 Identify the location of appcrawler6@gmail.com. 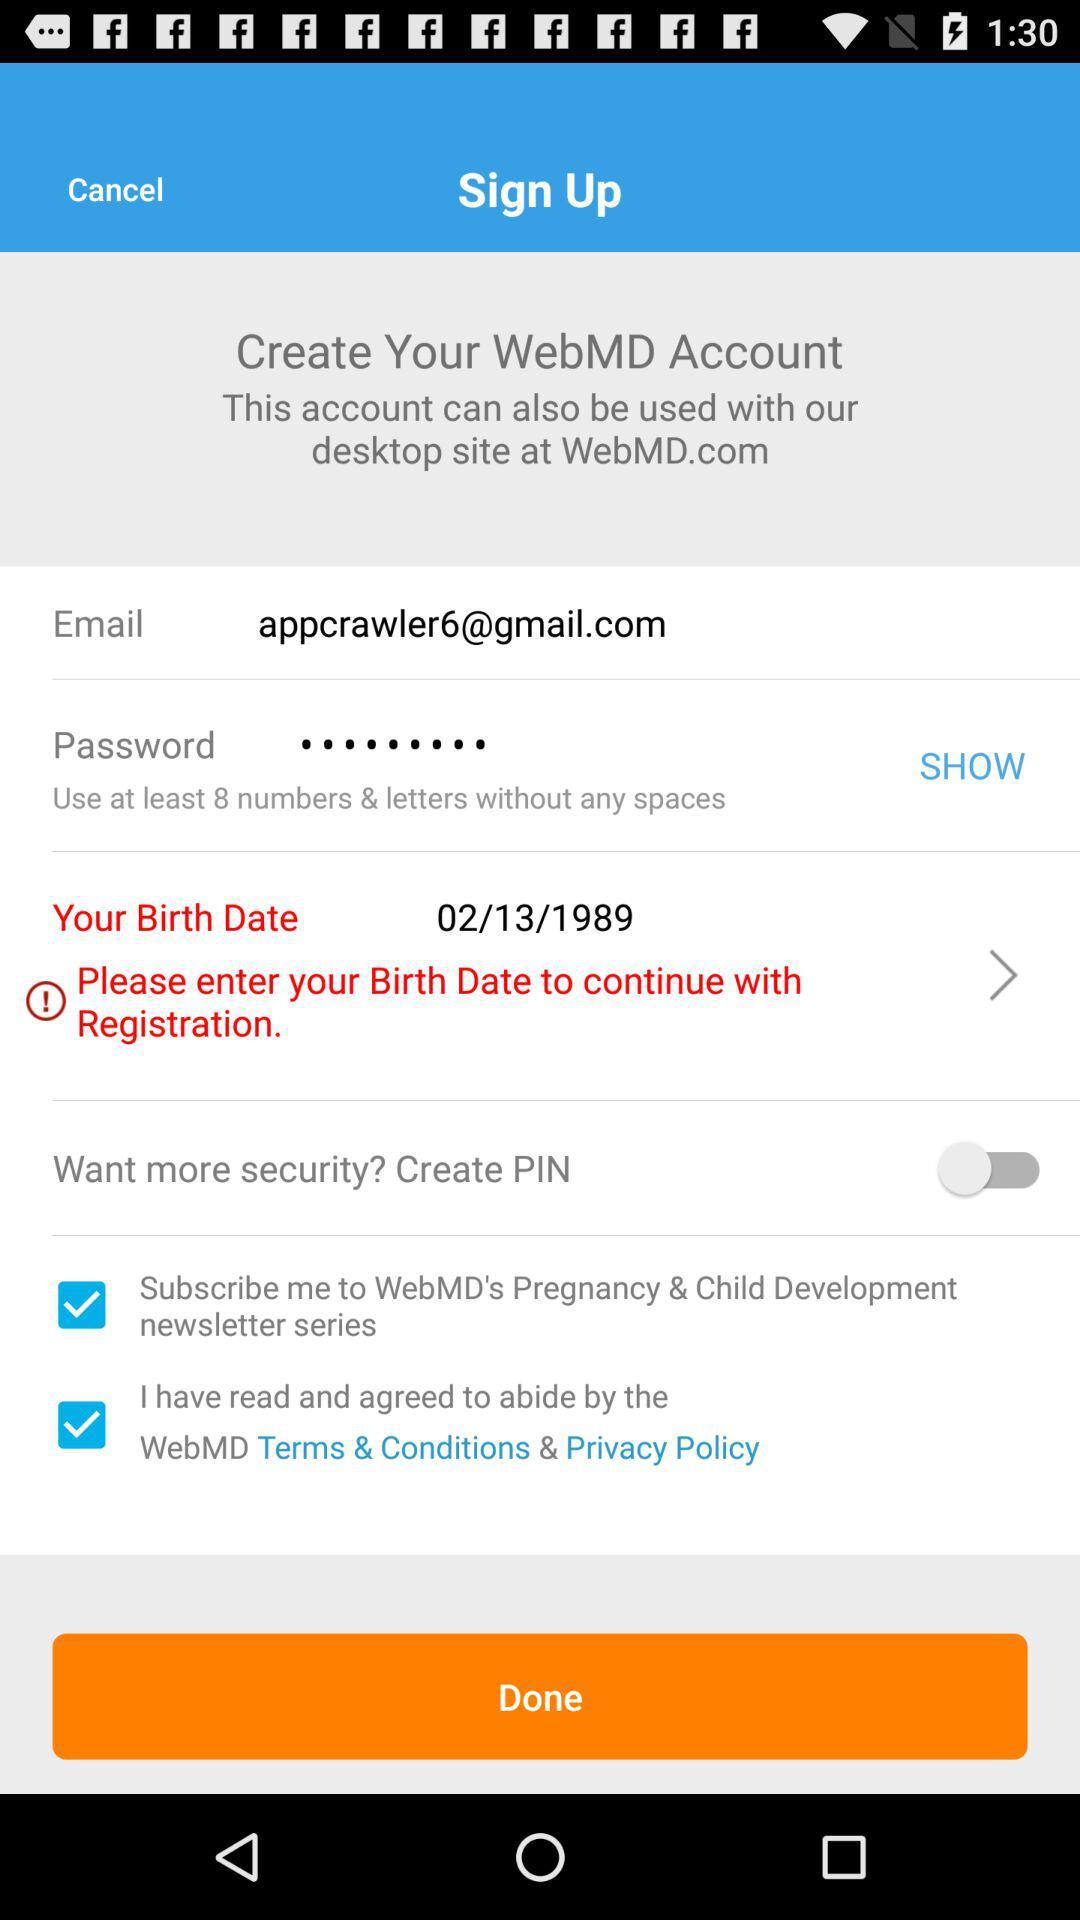
(668, 621).